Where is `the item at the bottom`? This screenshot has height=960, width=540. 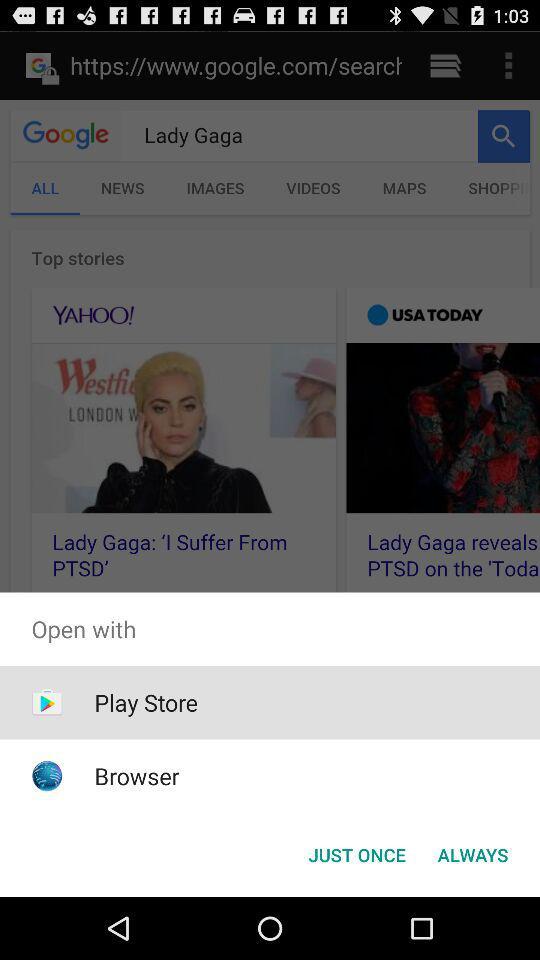 the item at the bottom is located at coordinates (356, 853).